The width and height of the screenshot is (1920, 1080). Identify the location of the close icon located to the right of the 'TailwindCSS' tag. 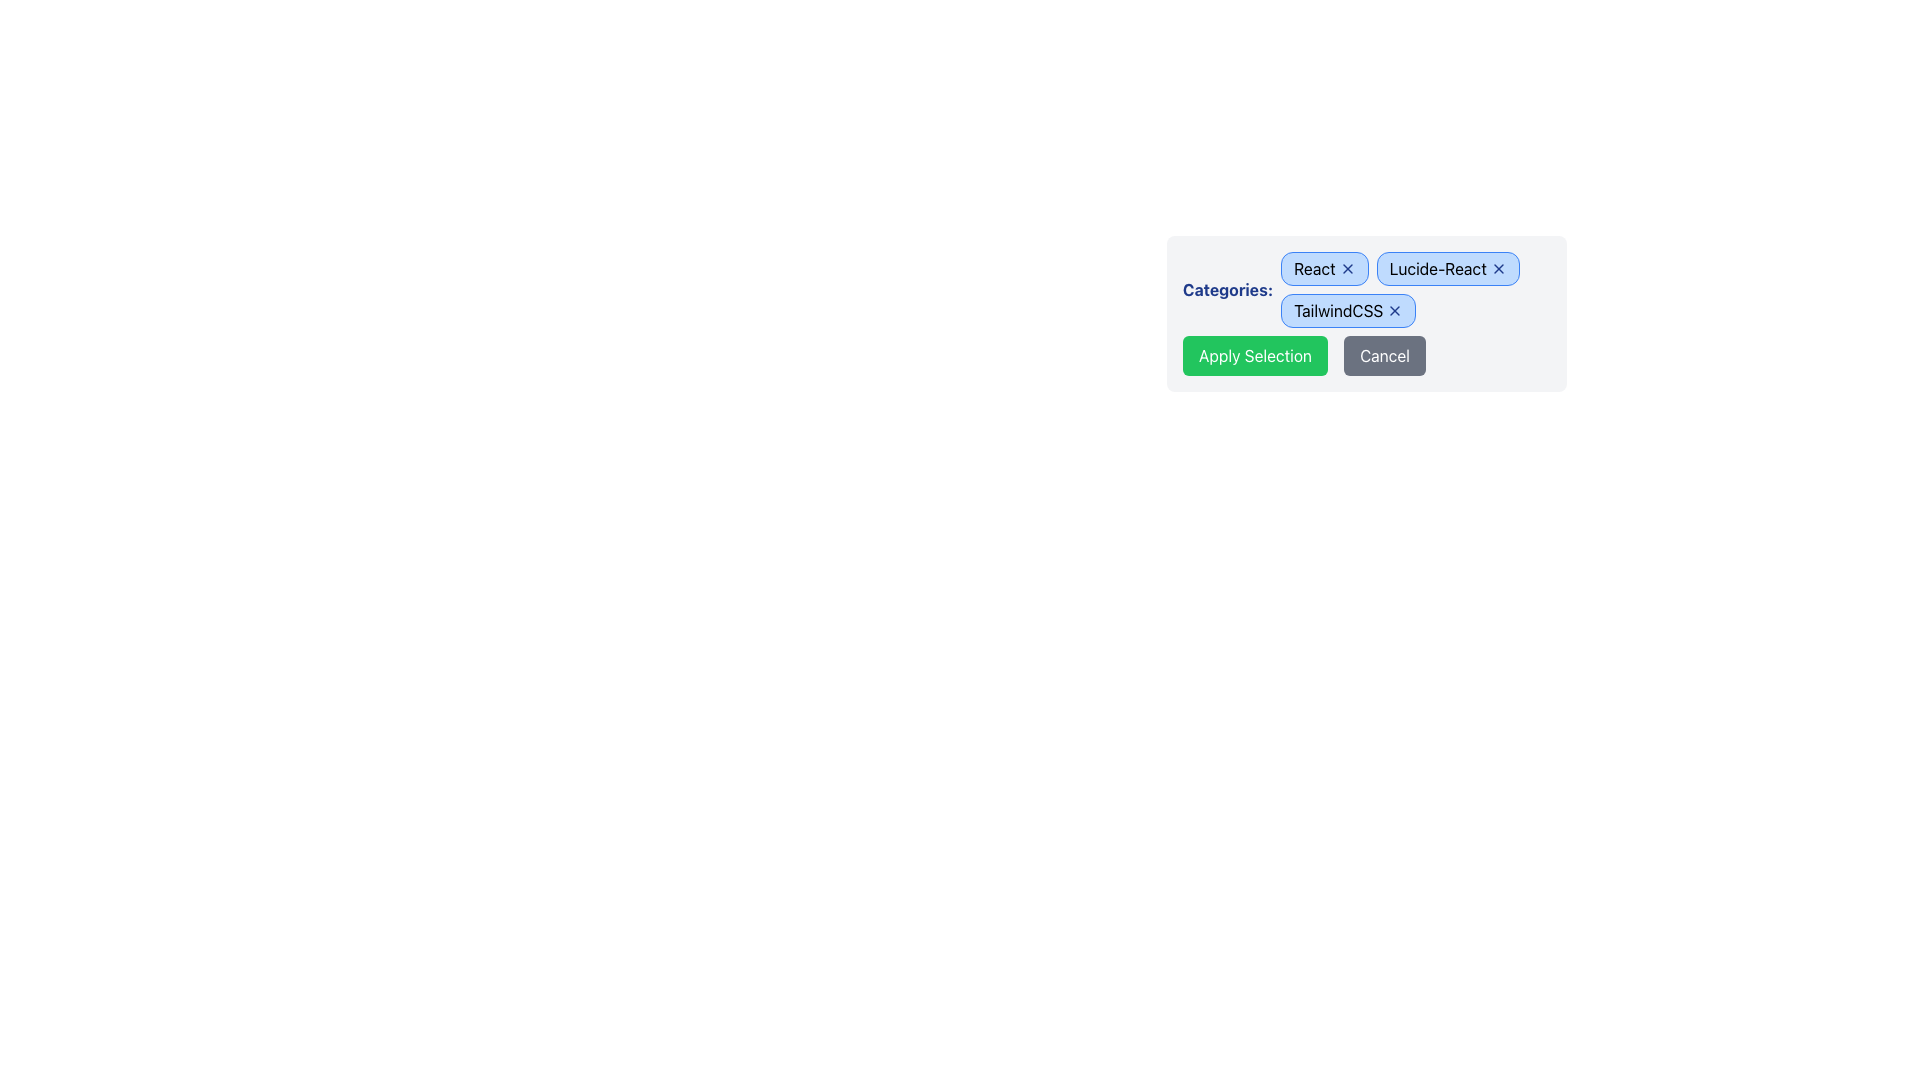
(1394, 311).